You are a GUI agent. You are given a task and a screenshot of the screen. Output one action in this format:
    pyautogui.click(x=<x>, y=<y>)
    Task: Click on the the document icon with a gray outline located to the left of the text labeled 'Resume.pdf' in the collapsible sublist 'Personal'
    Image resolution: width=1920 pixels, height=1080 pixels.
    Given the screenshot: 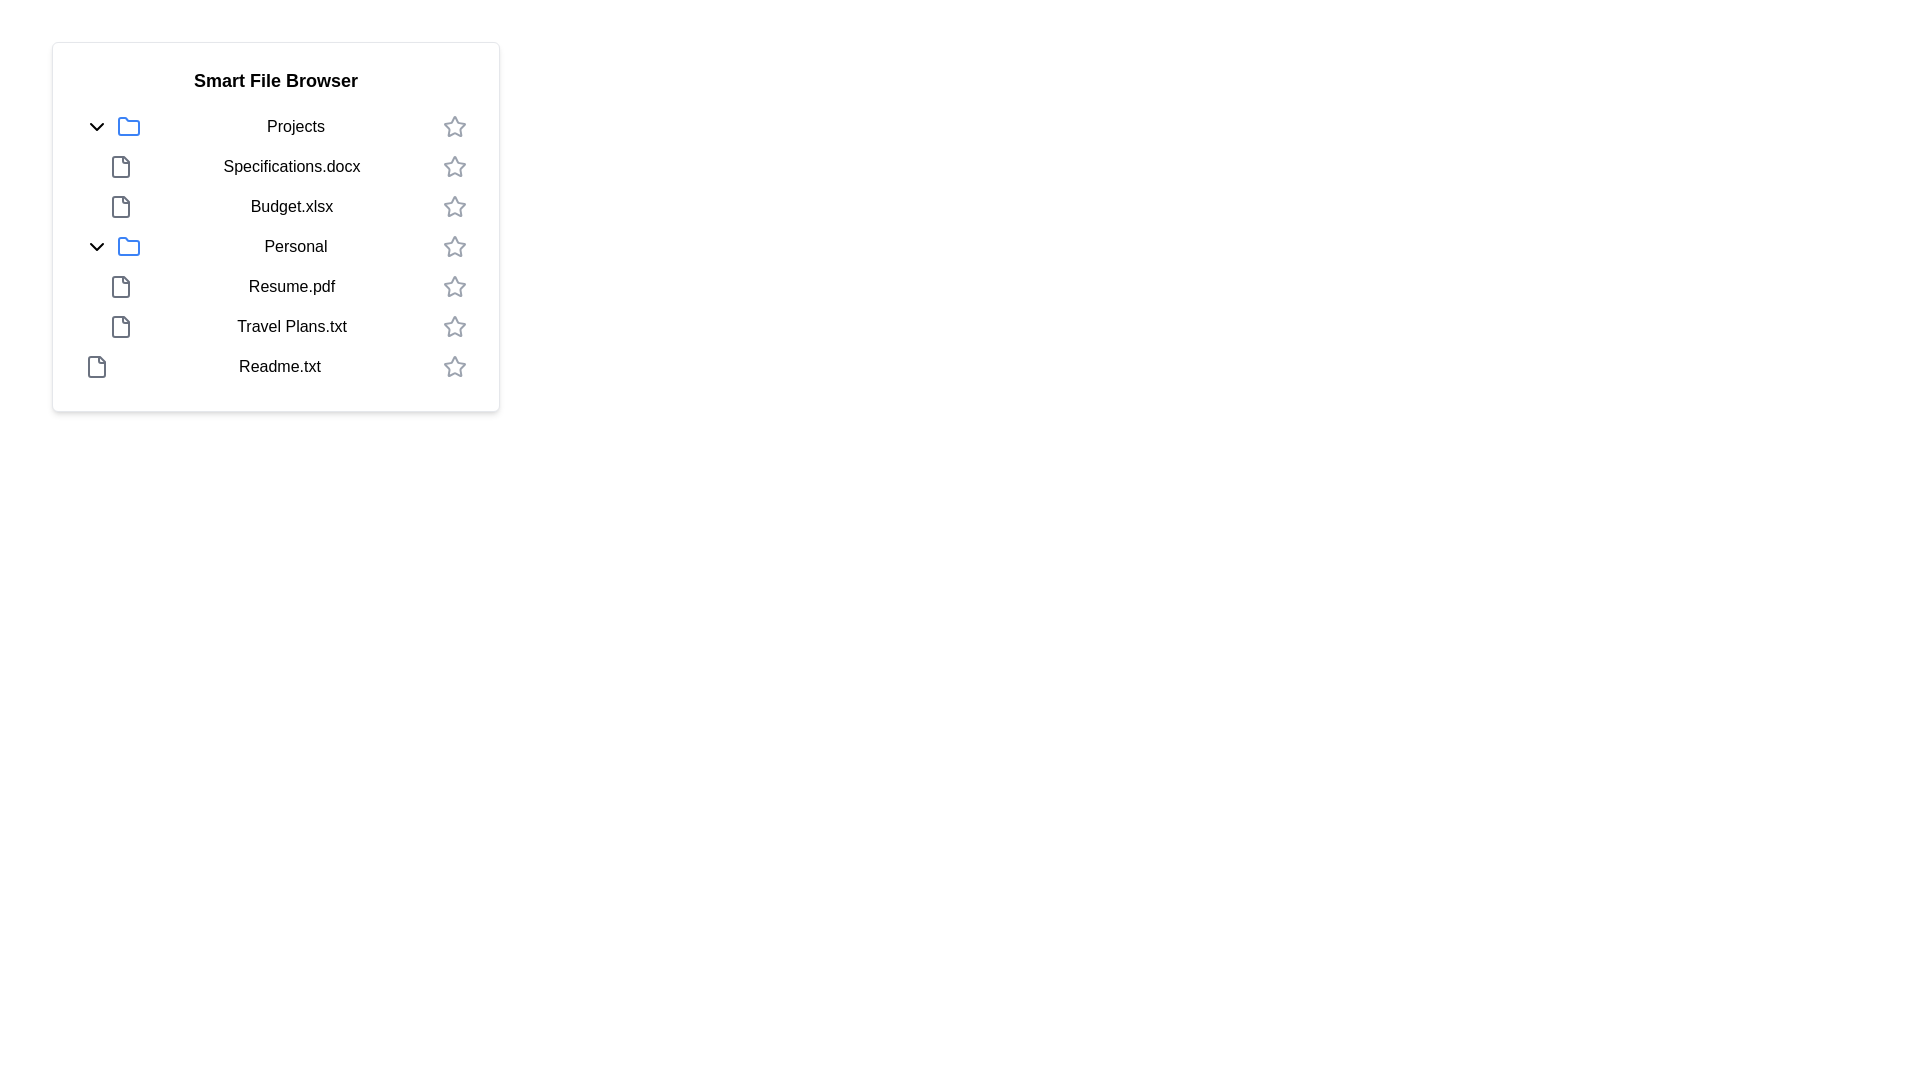 What is the action you would take?
    pyautogui.click(x=119, y=286)
    